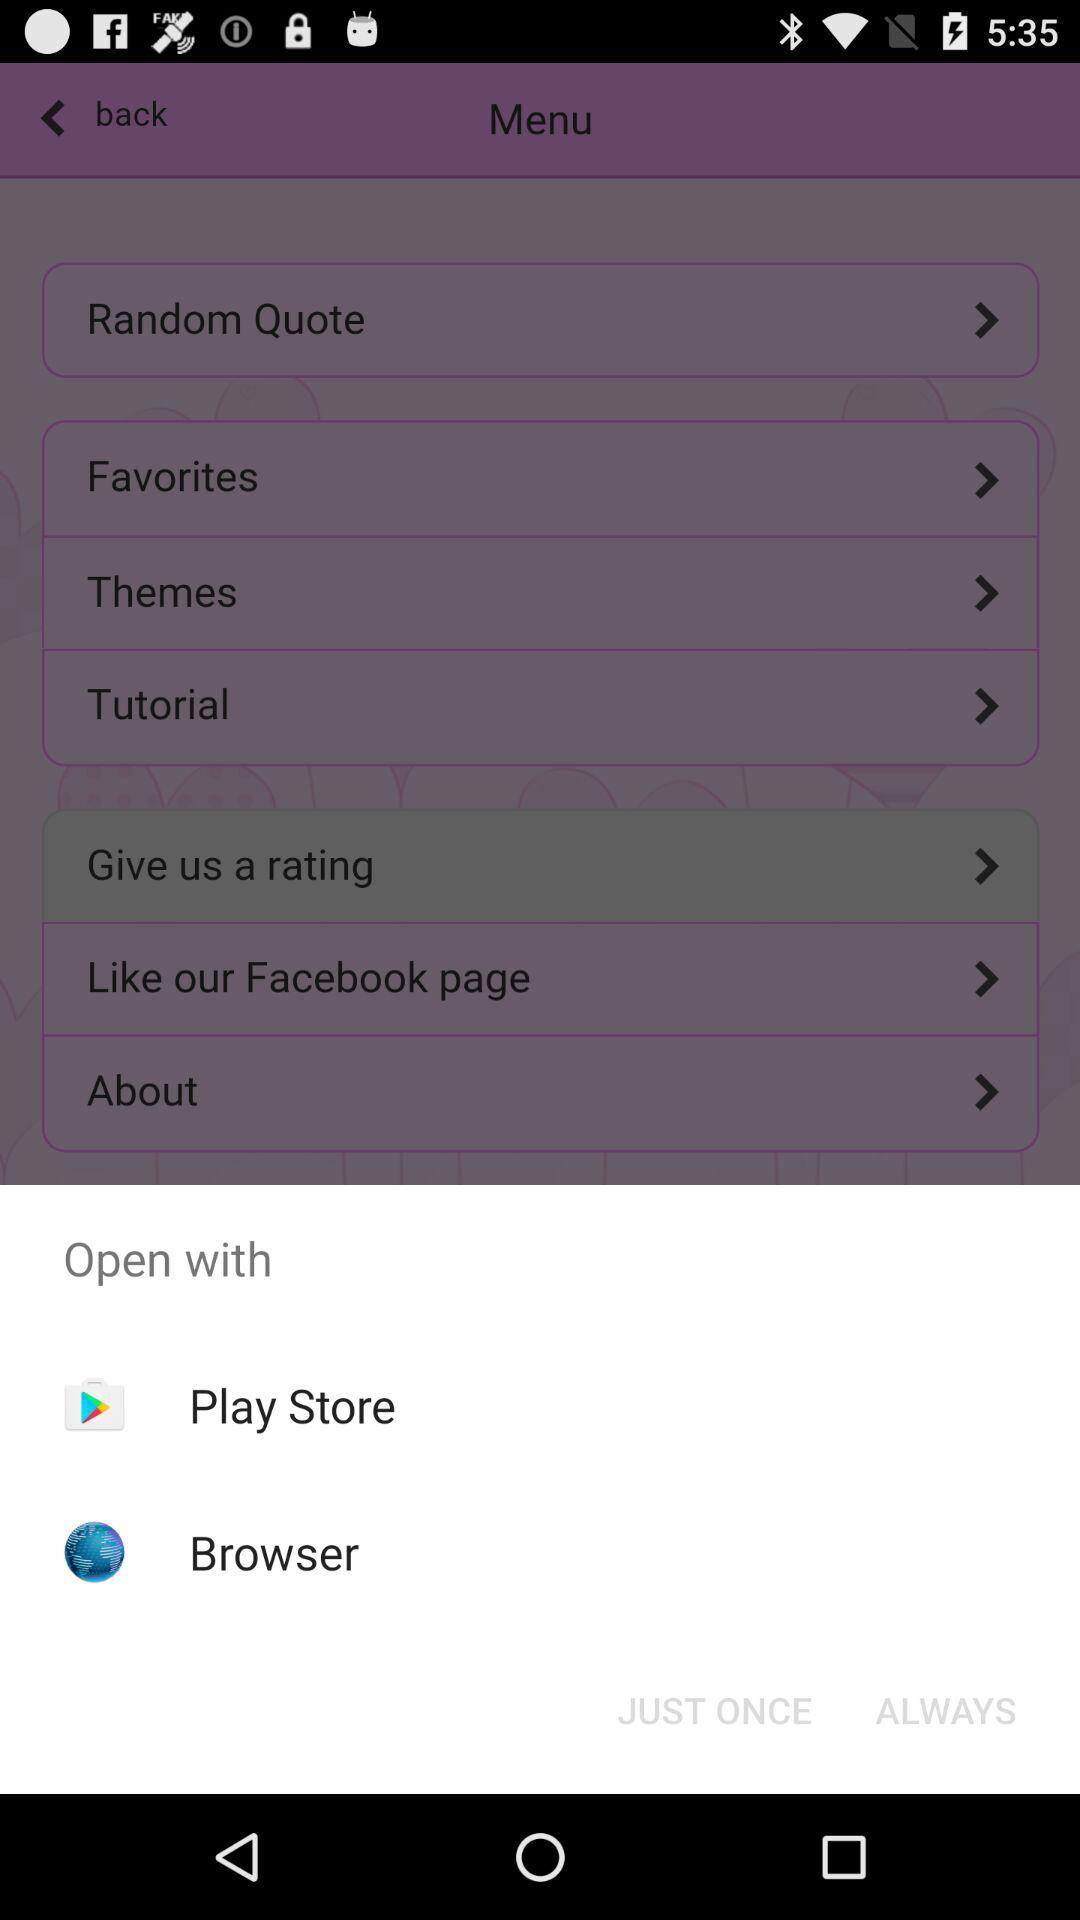 This screenshot has height=1920, width=1080. I want to click on the icon below open with icon, so click(292, 1404).